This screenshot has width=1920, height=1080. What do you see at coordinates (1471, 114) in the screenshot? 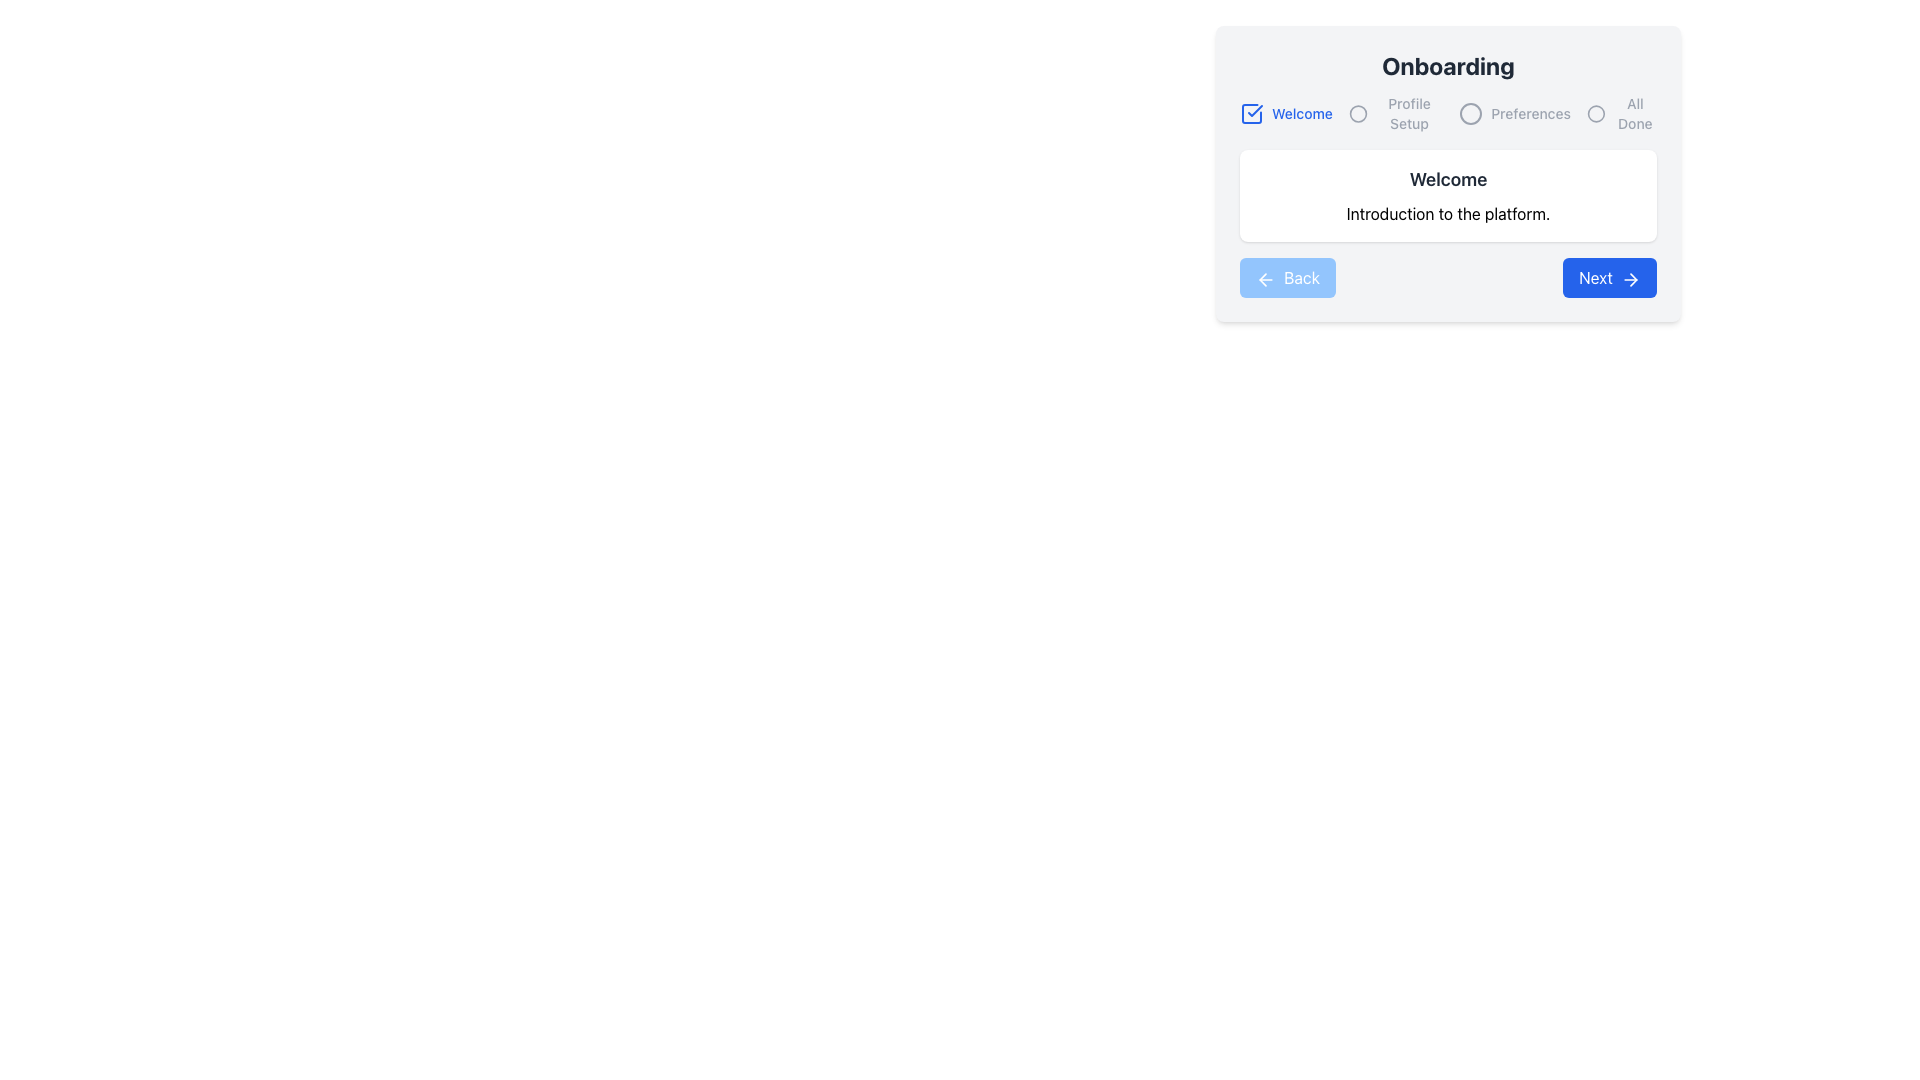
I see `the third circular progress indicator in the sequence, located near the 'Preferences' label` at bounding box center [1471, 114].